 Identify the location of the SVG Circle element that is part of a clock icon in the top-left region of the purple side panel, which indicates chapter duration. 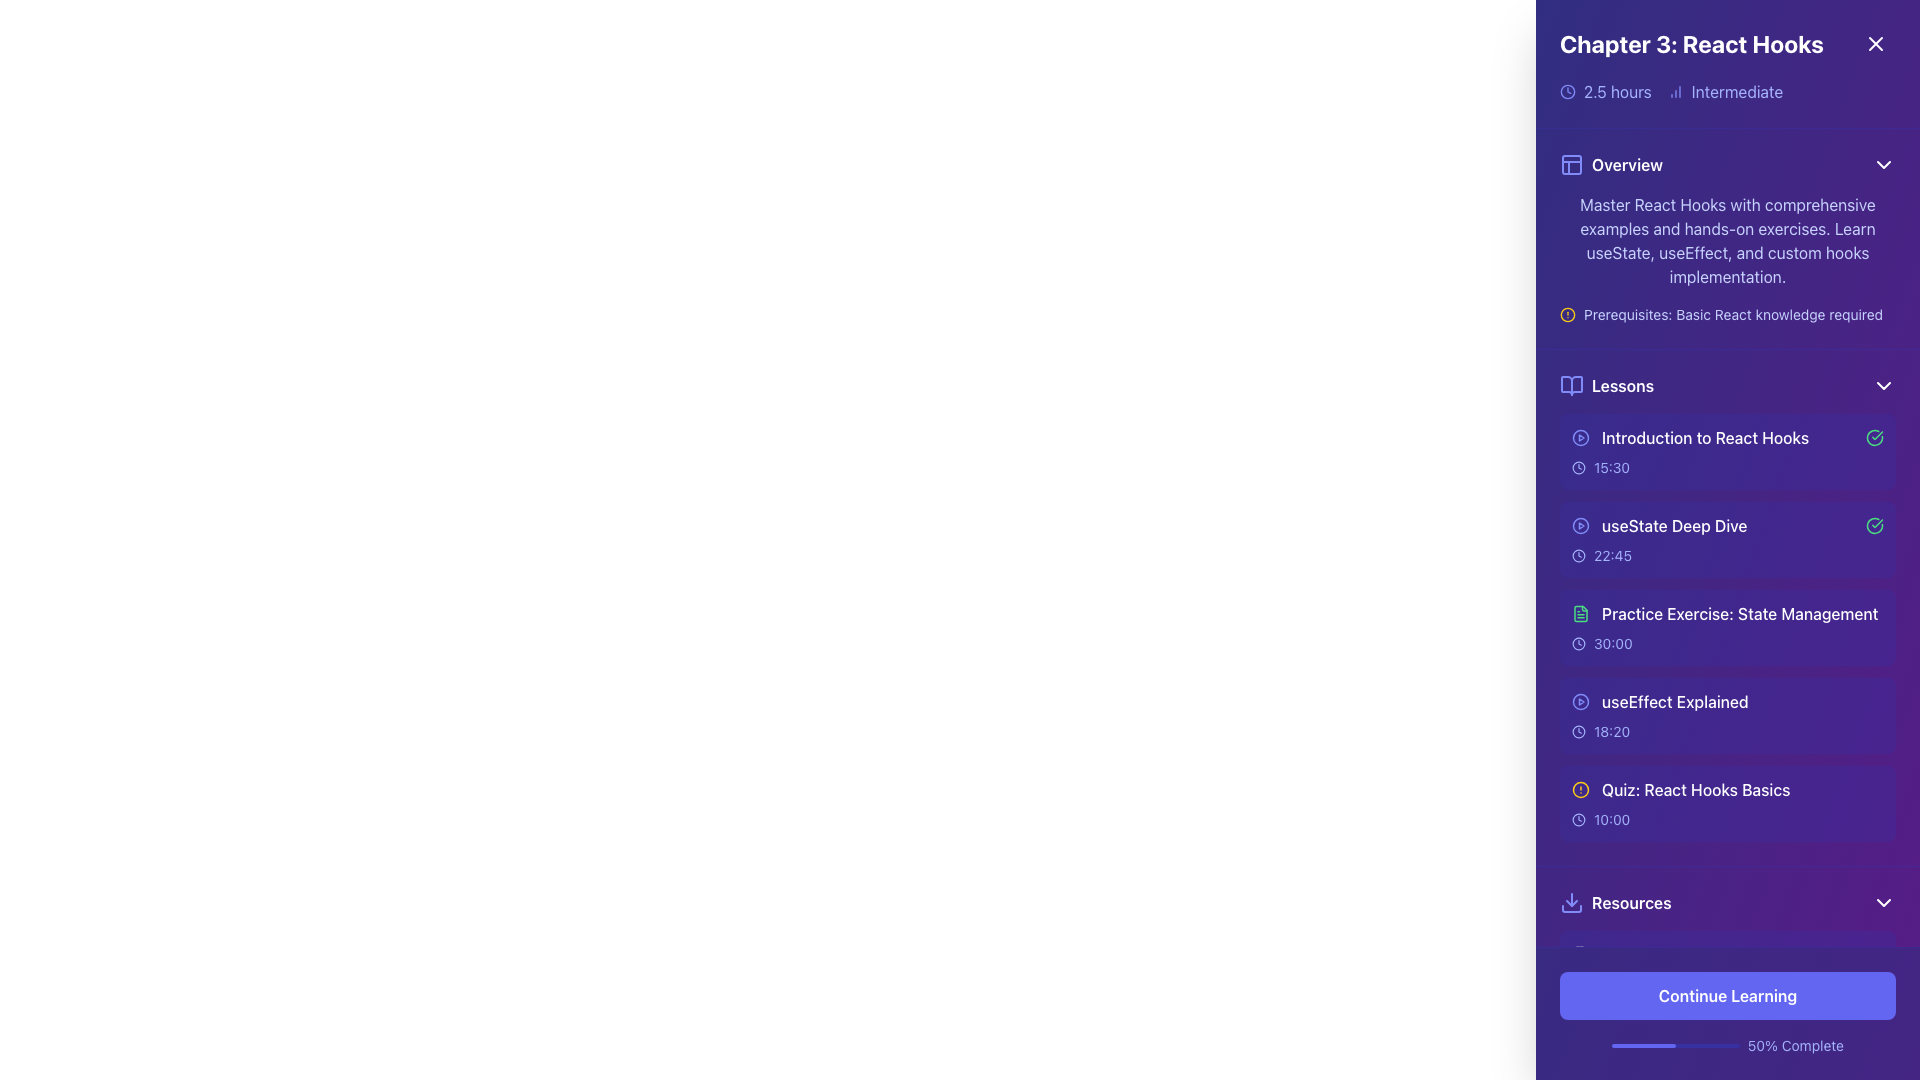
(1567, 92).